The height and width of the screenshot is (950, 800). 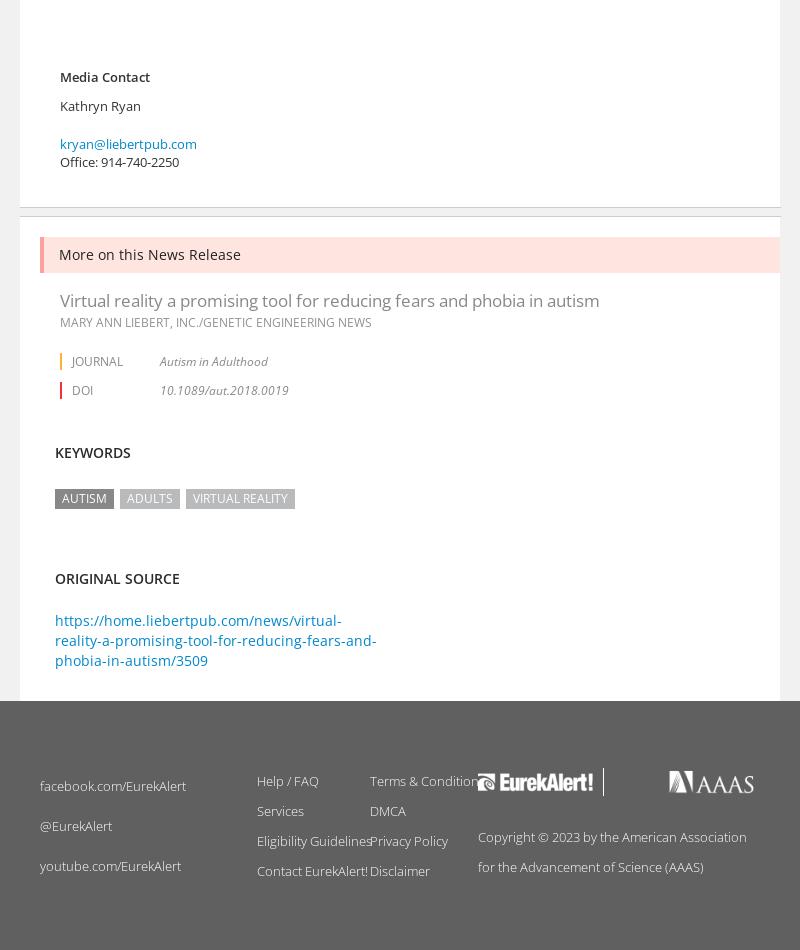 What do you see at coordinates (118, 161) in the screenshot?
I see `'Office: 914-740-2250'` at bounding box center [118, 161].